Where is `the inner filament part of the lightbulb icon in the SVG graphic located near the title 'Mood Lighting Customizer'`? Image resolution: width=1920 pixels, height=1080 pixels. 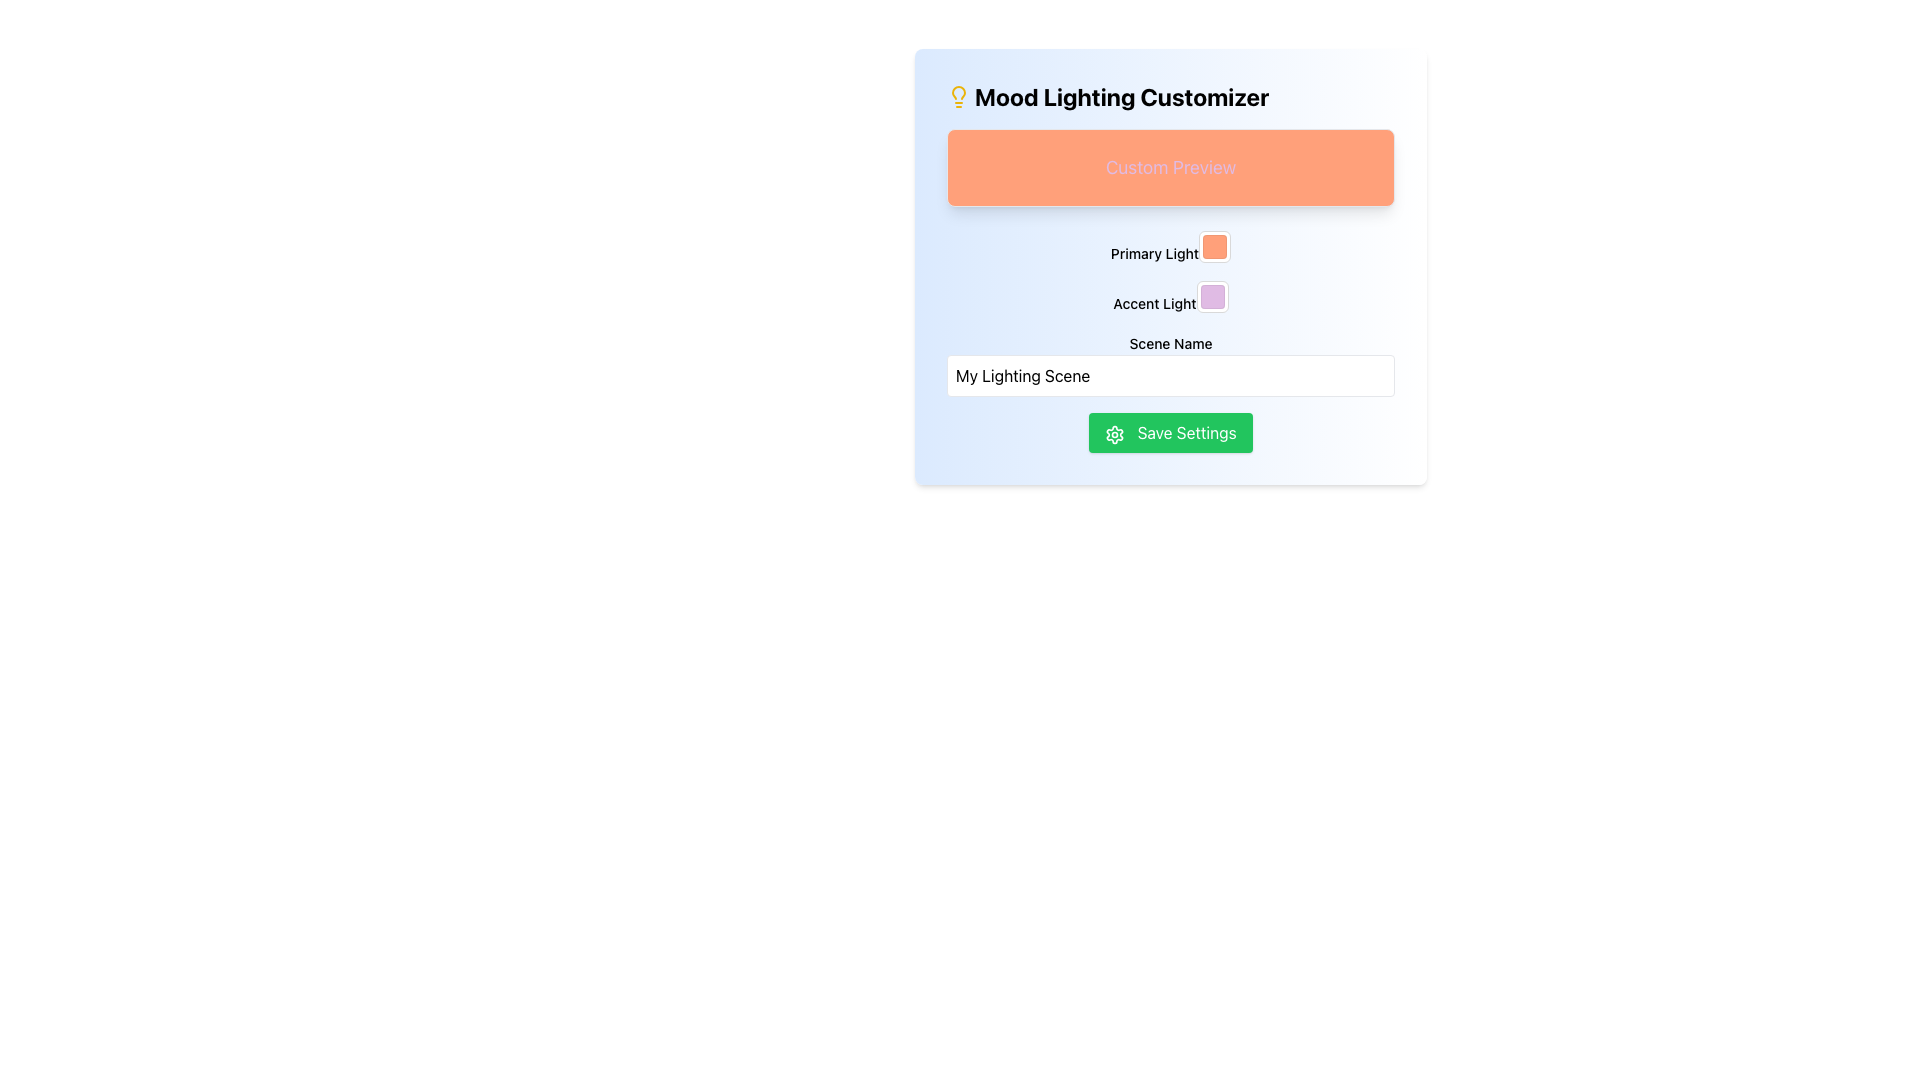 the inner filament part of the lightbulb icon in the SVG graphic located near the title 'Mood Lighting Customizer' is located at coordinates (958, 92).